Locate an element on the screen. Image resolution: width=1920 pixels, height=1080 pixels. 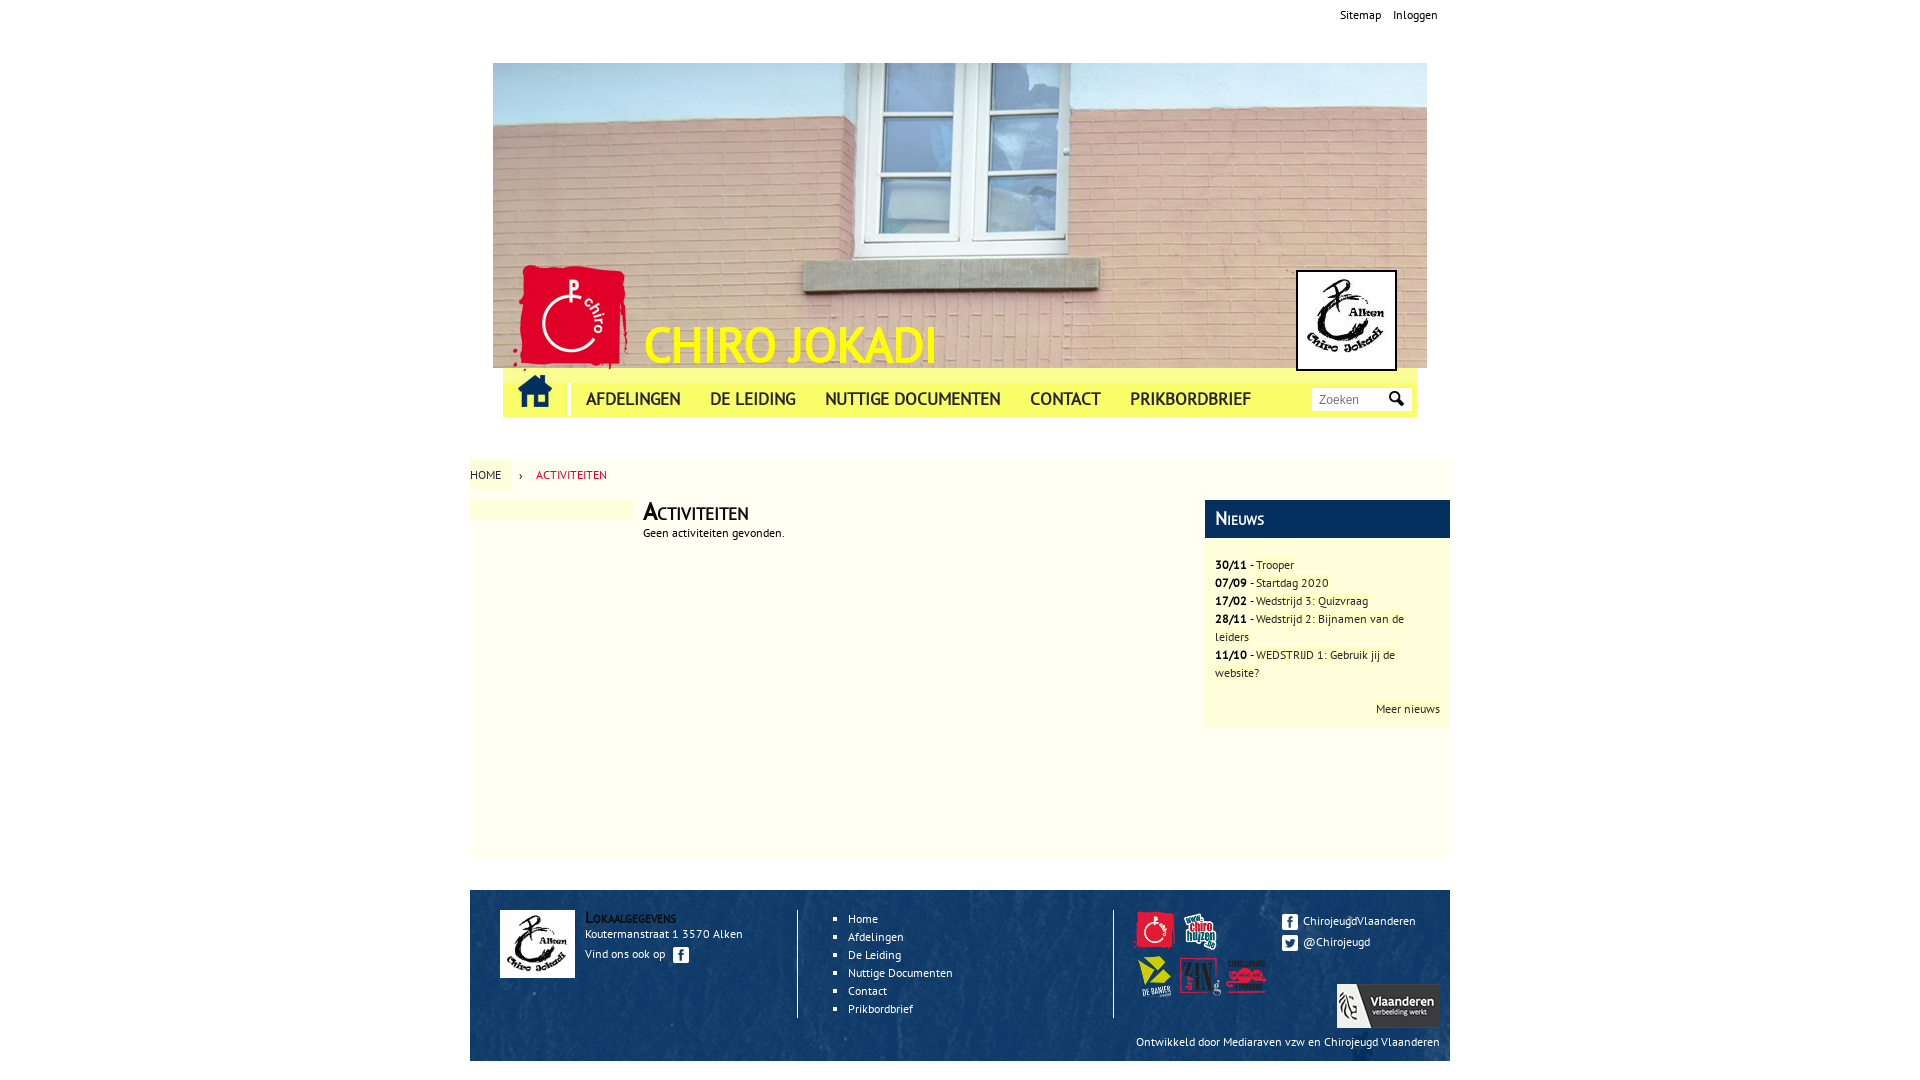
'Meer nieuws' is located at coordinates (1406, 707).